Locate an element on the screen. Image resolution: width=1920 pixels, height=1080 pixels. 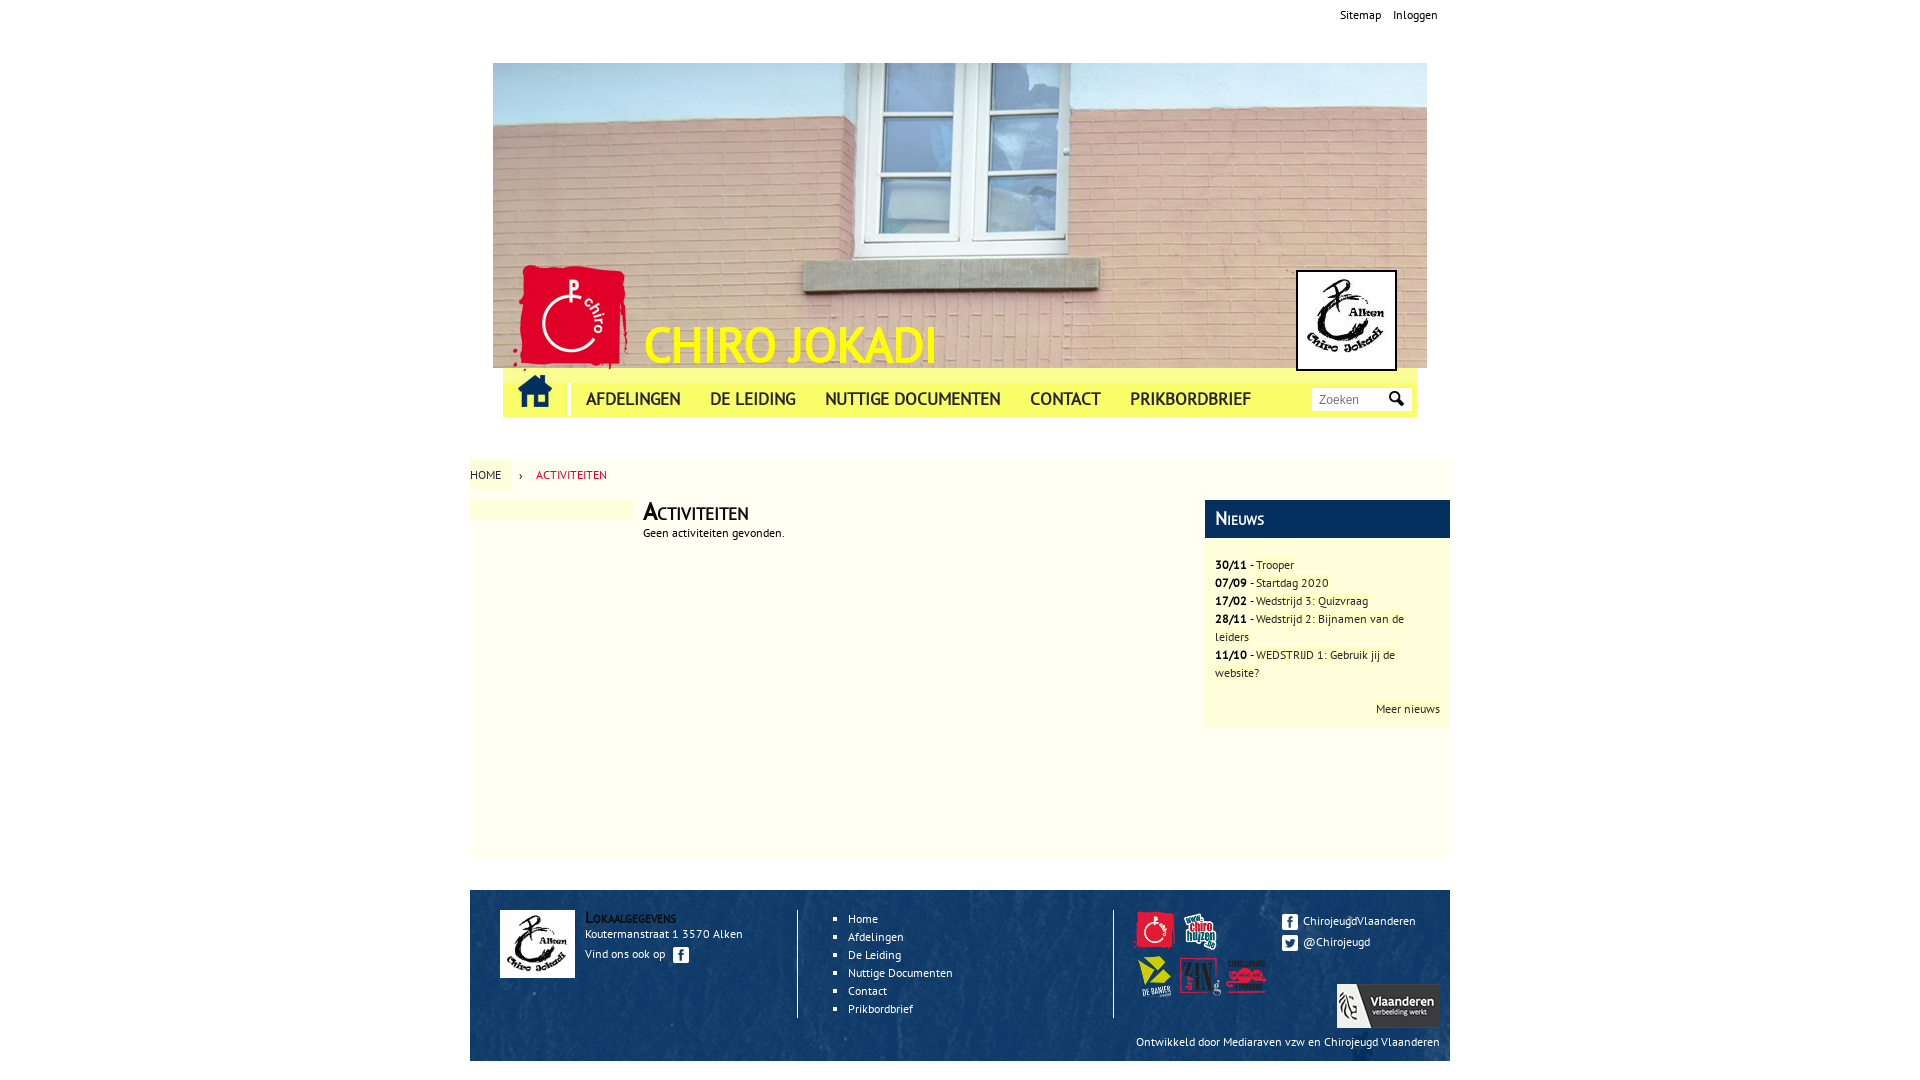
'Meer nieuws' is located at coordinates (1406, 707).